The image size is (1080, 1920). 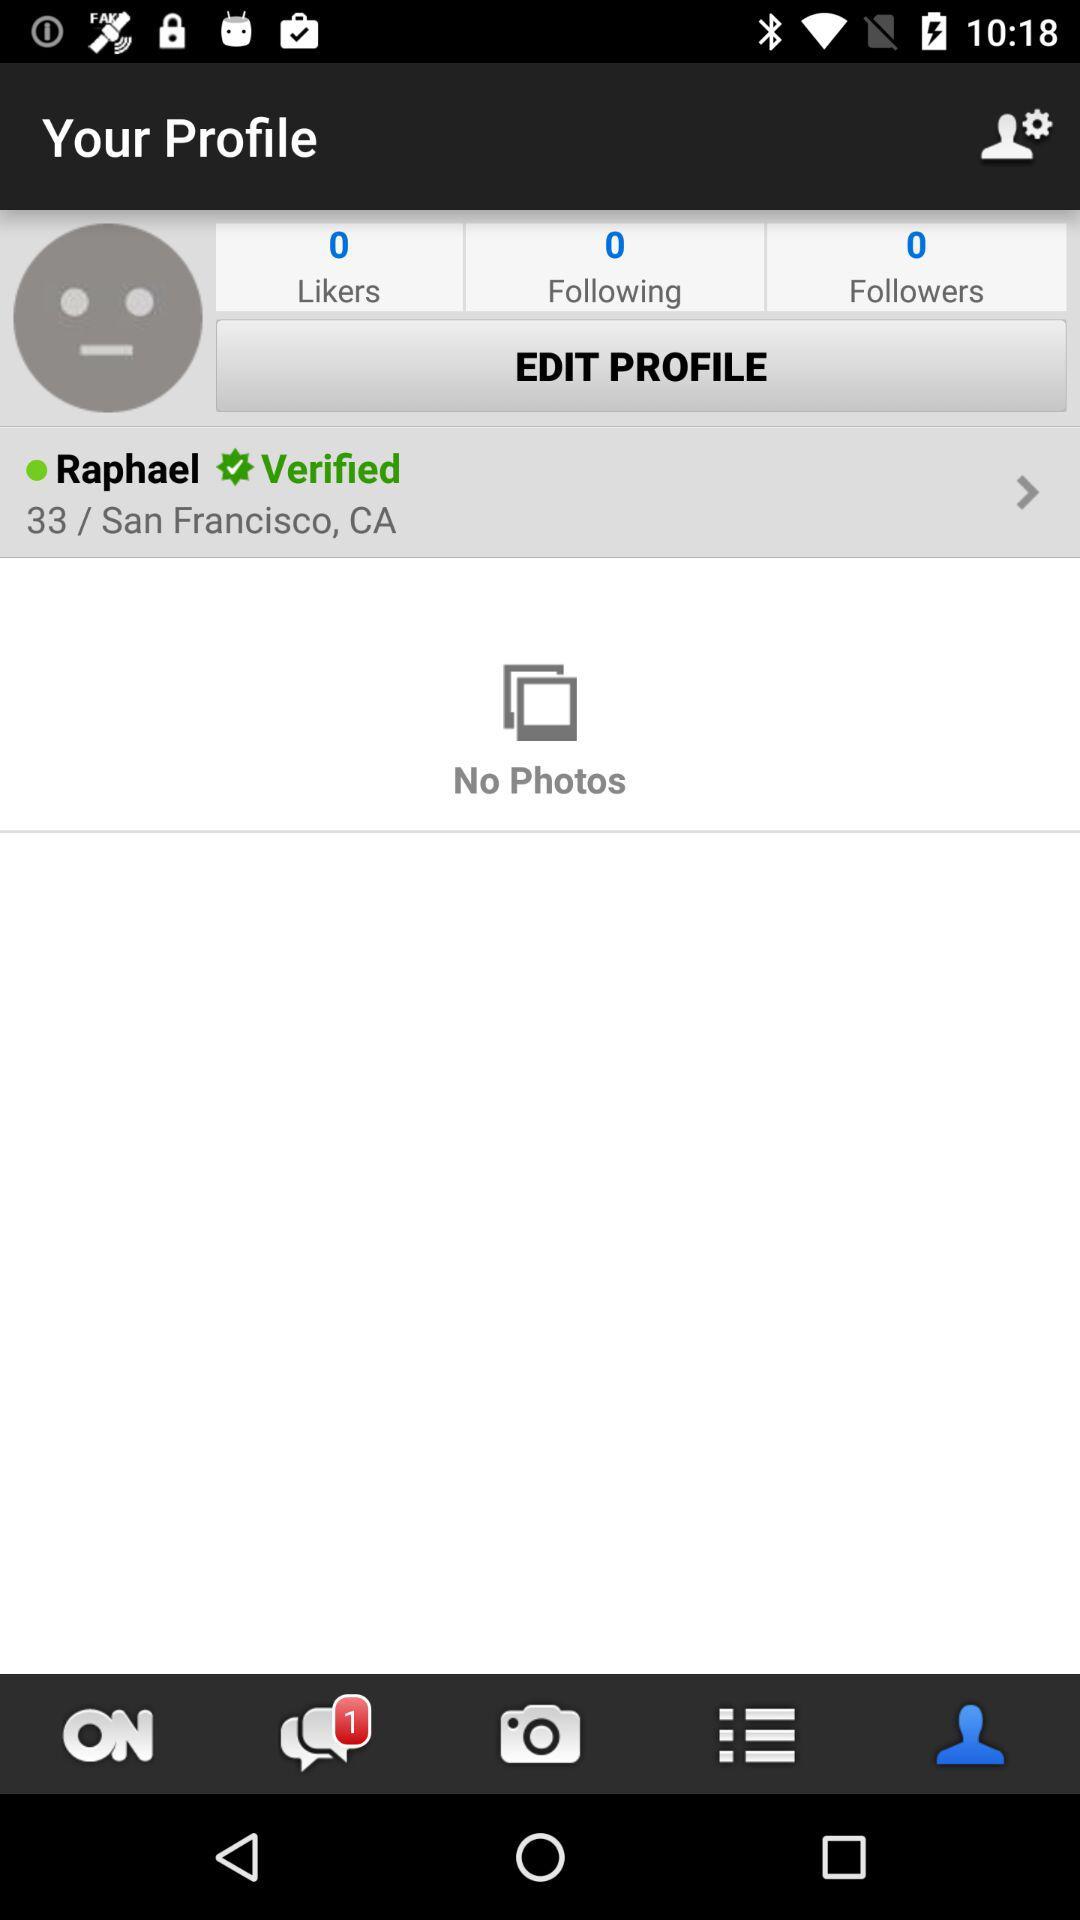 What do you see at coordinates (108, 316) in the screenshot?
I see `profile avatar` at bounding box center [108, 316].